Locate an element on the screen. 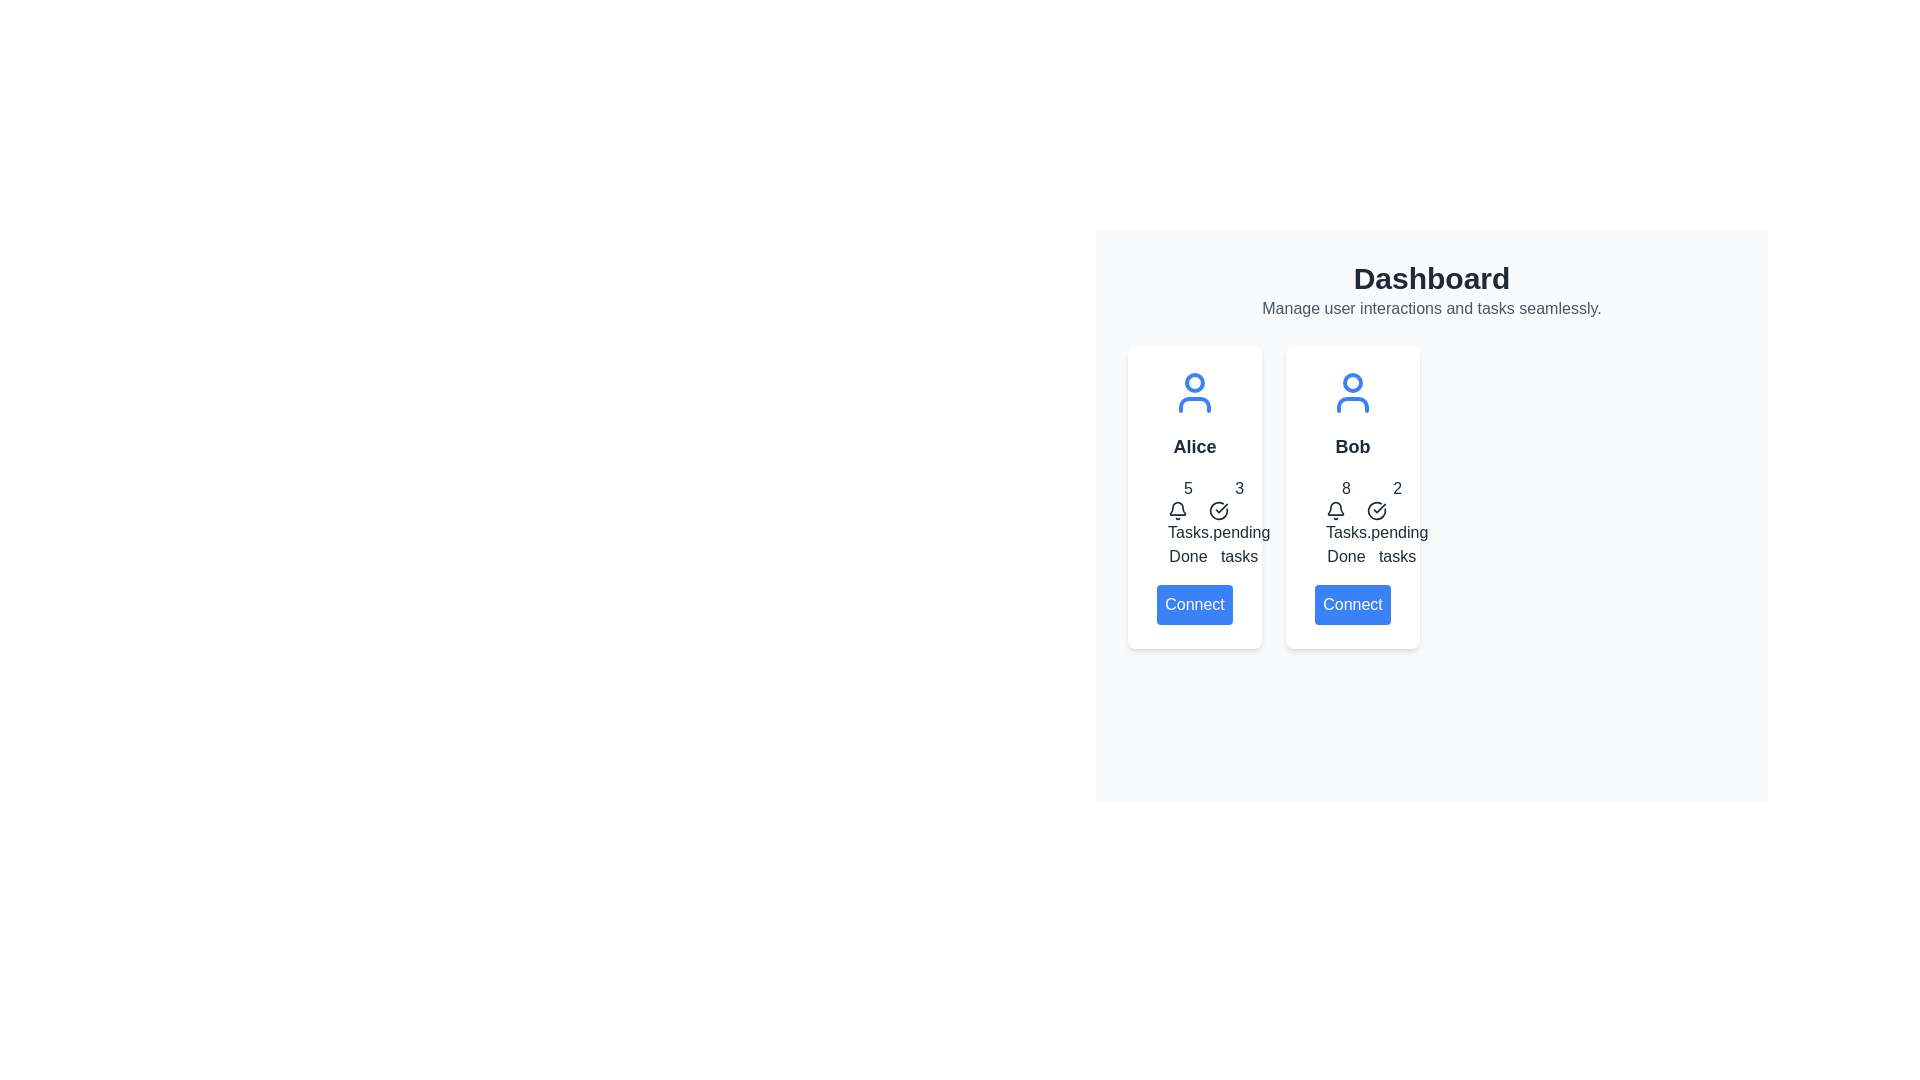 Image resolution: width=1920 pixels, height=1080 pixels. the user silhouette icon located at the top-center of the card labeled 'Alice', which is styled in blue and represents a profile or user indicator is located at coordinates (1195, 393).